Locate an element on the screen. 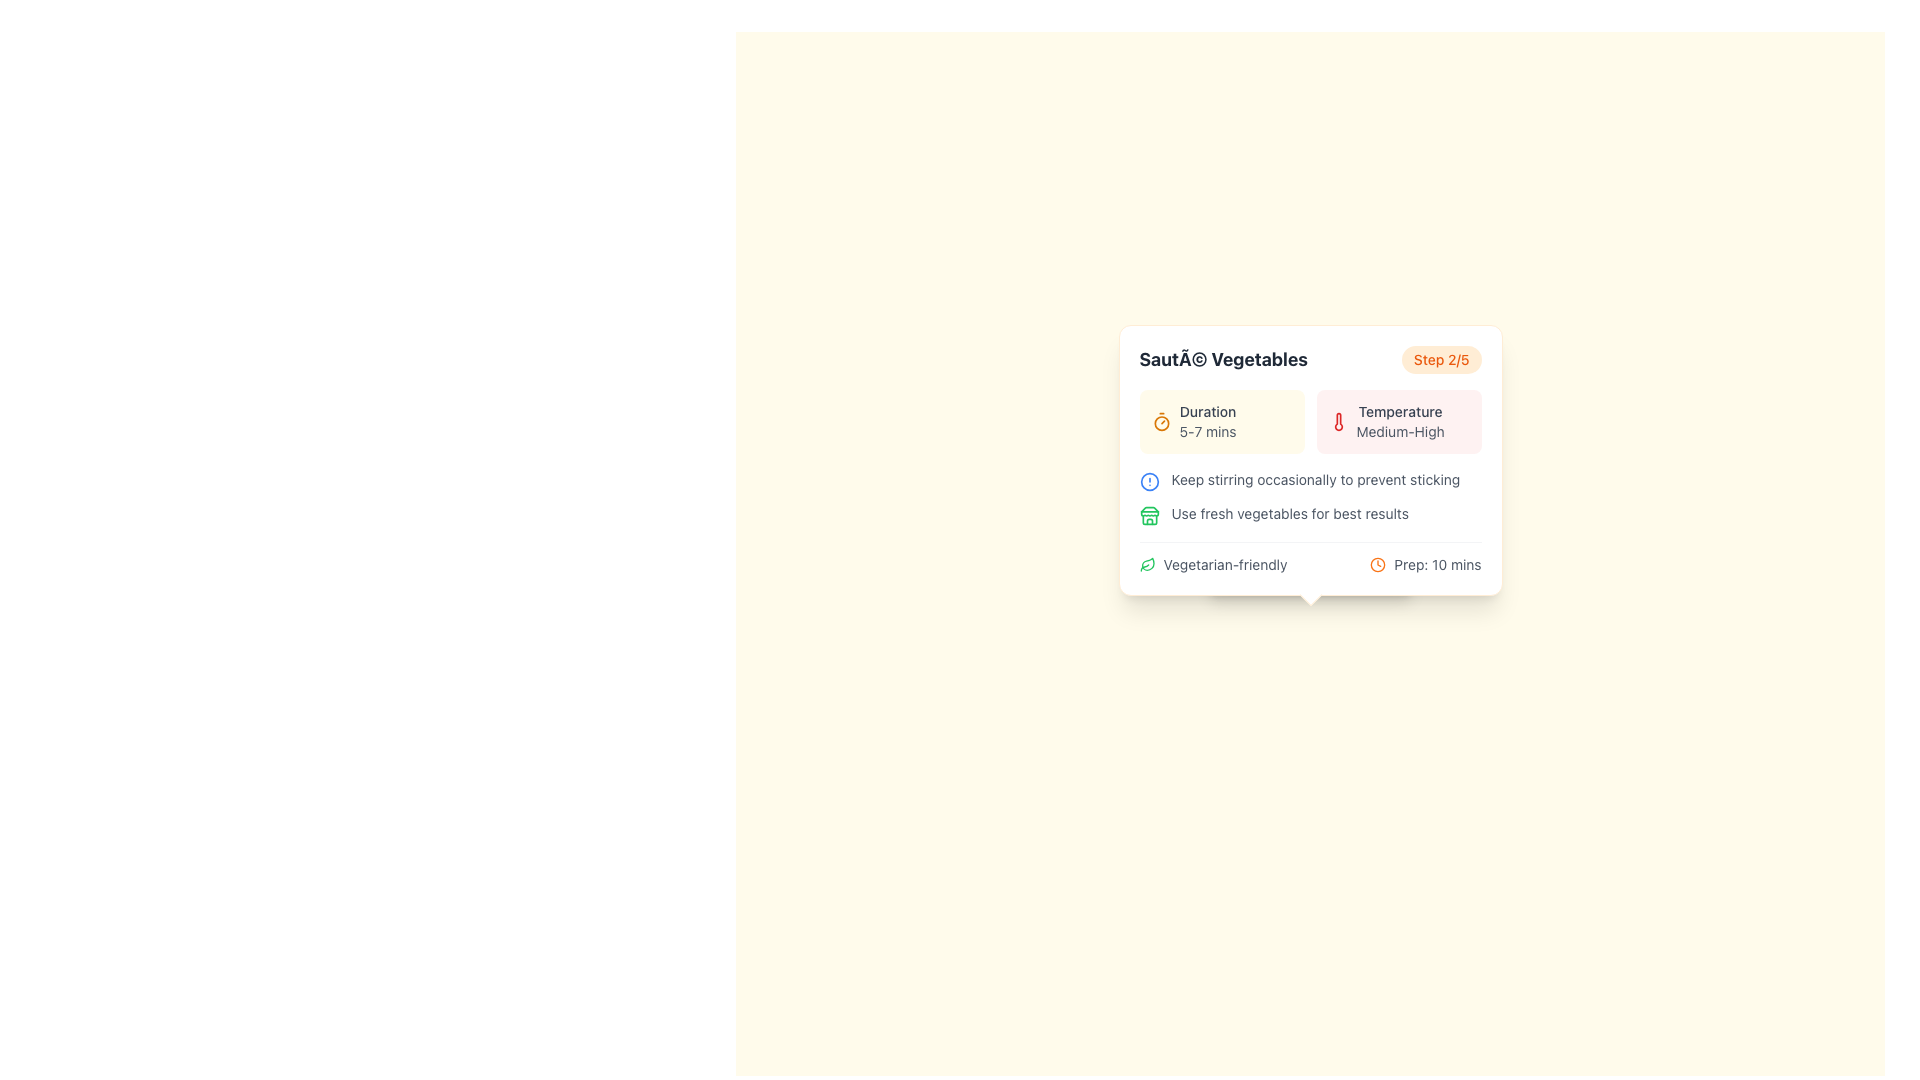 This screenshot has height=1080, width=1920. the composite information display at the bottom section of the card that shows 'Vegetarian-friendly' and 'Prep: 10 mins' is located at coordinates (1310, 558).